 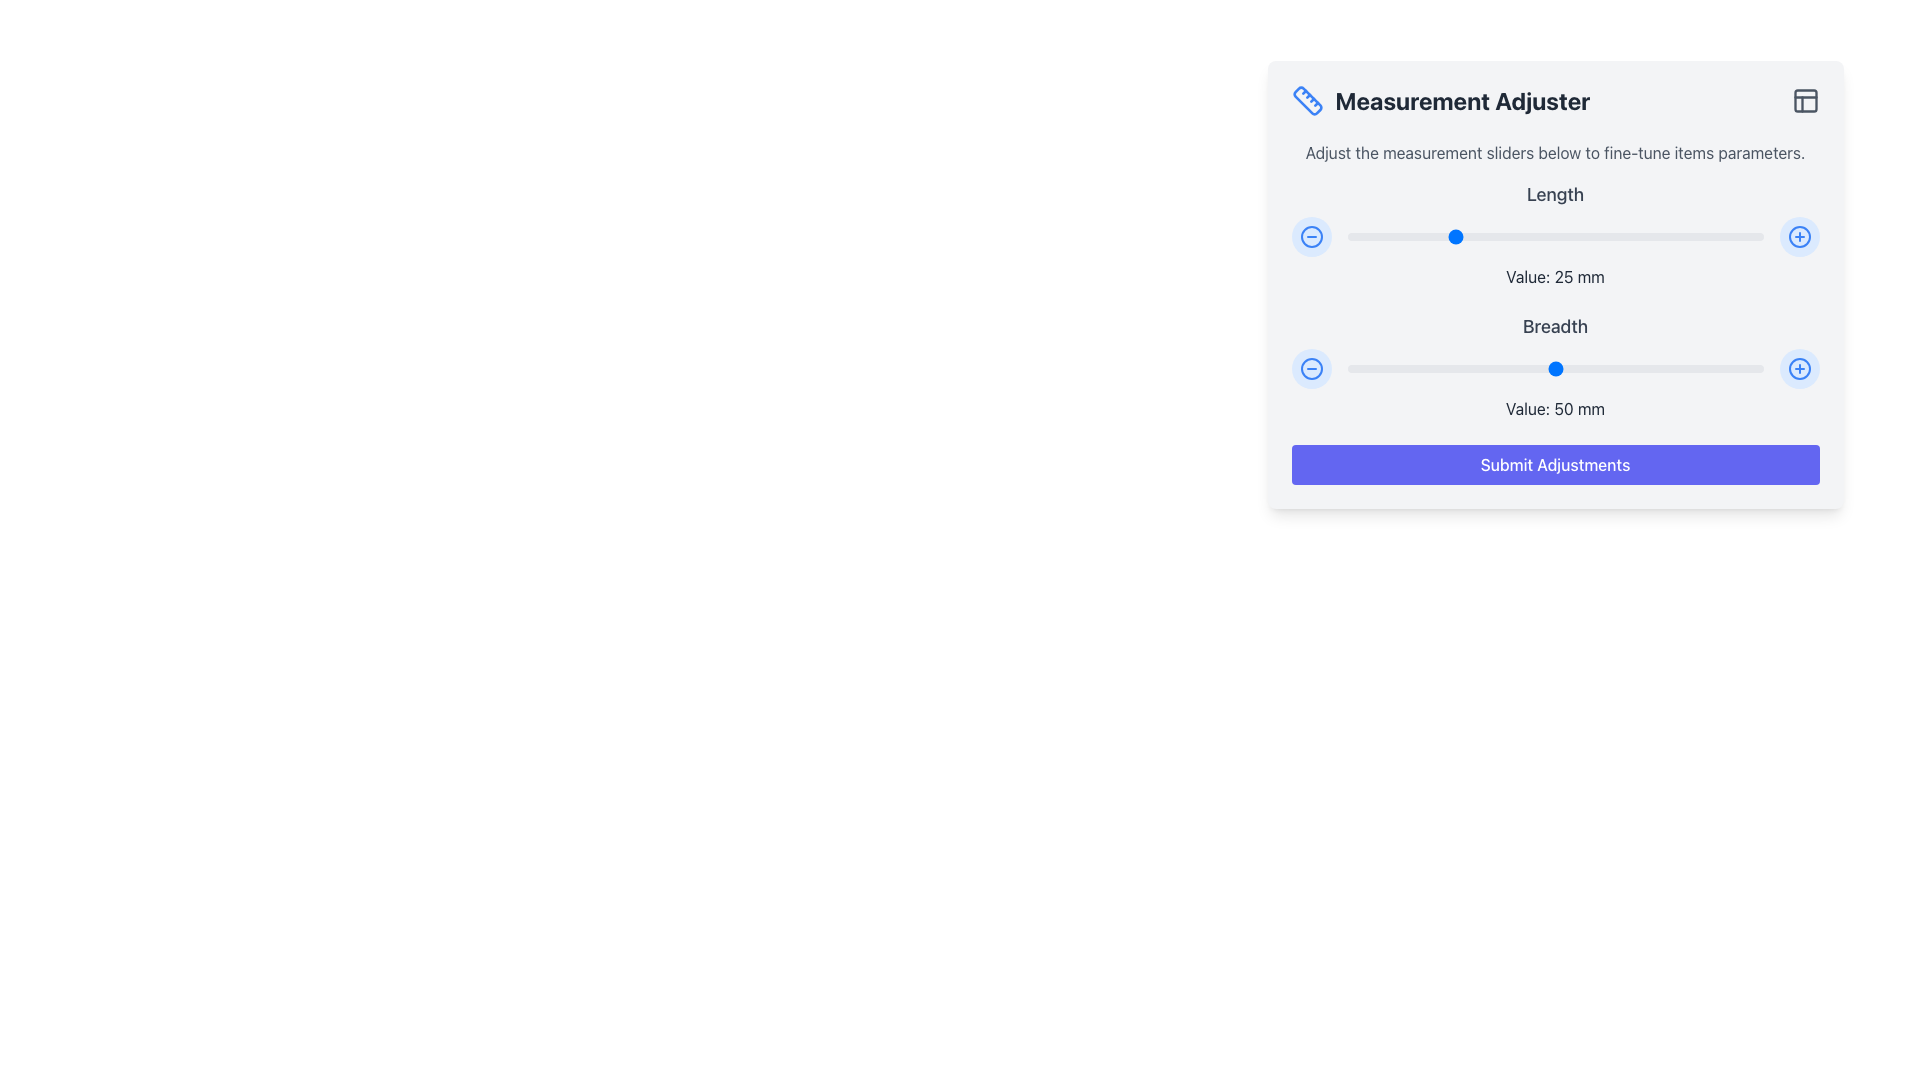 I want to click on the blue ruler icon with a diagonal pattern located in the top-left corner of the 'Measurement Adjuster' panel, so click(x=1307, y=100).